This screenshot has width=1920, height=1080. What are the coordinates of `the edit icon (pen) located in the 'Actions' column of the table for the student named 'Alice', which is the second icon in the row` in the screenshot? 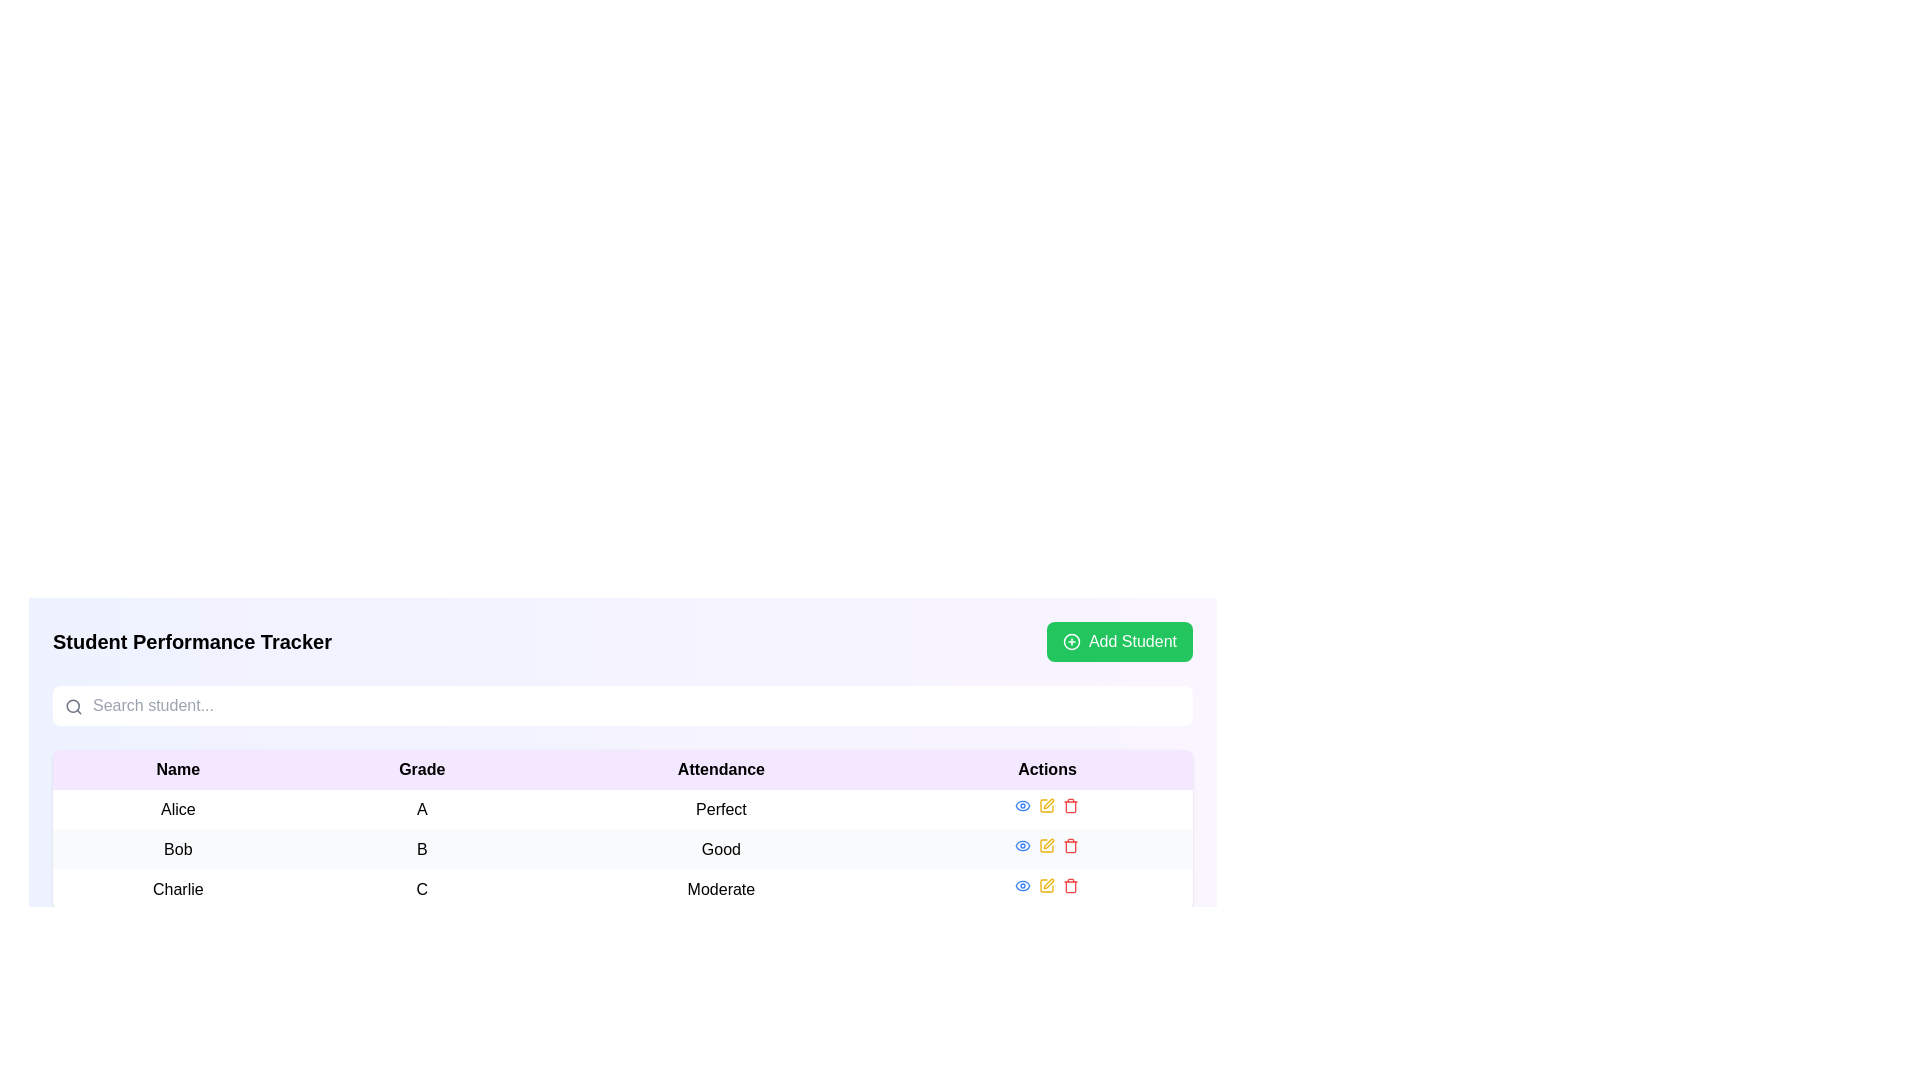 It's located at (1048, 802).